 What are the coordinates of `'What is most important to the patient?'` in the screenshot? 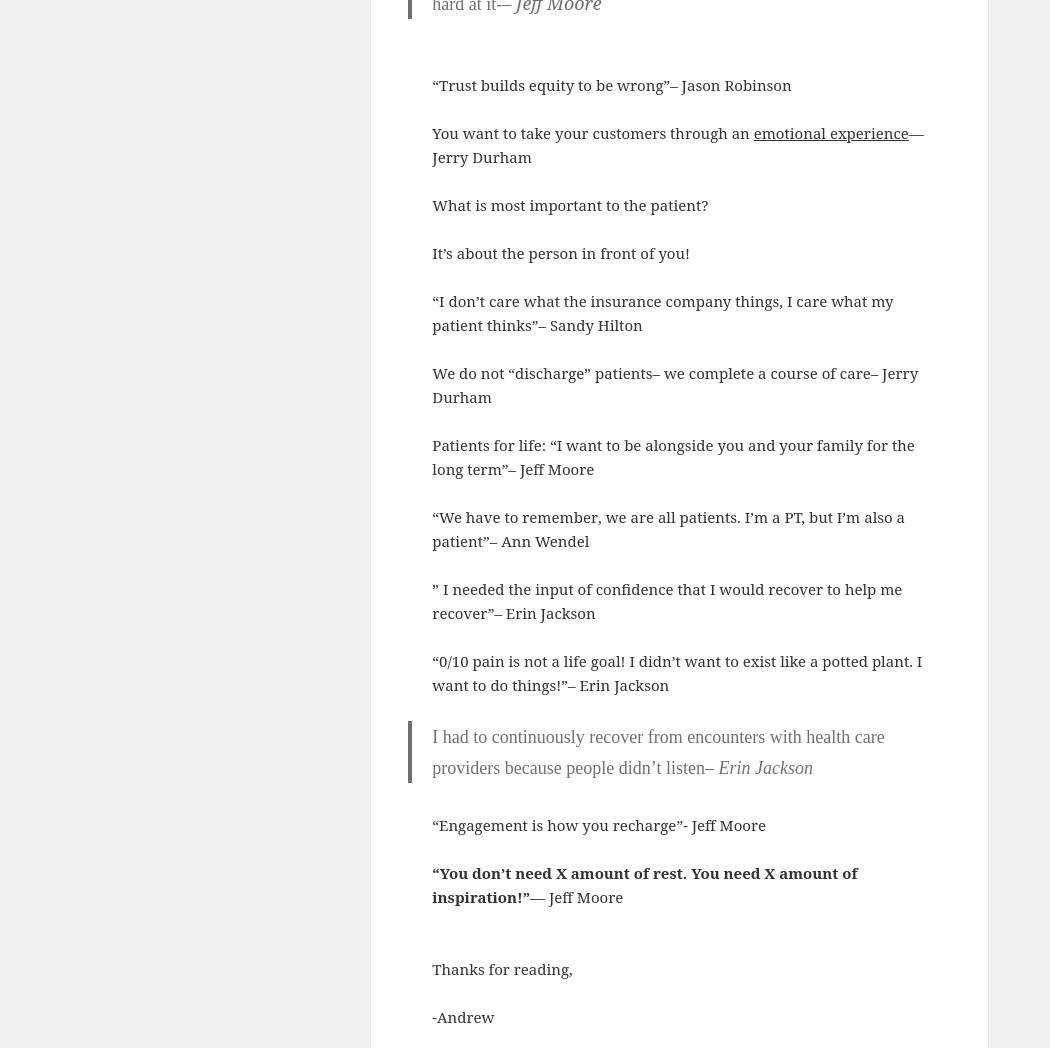 It's located at (571, 203).